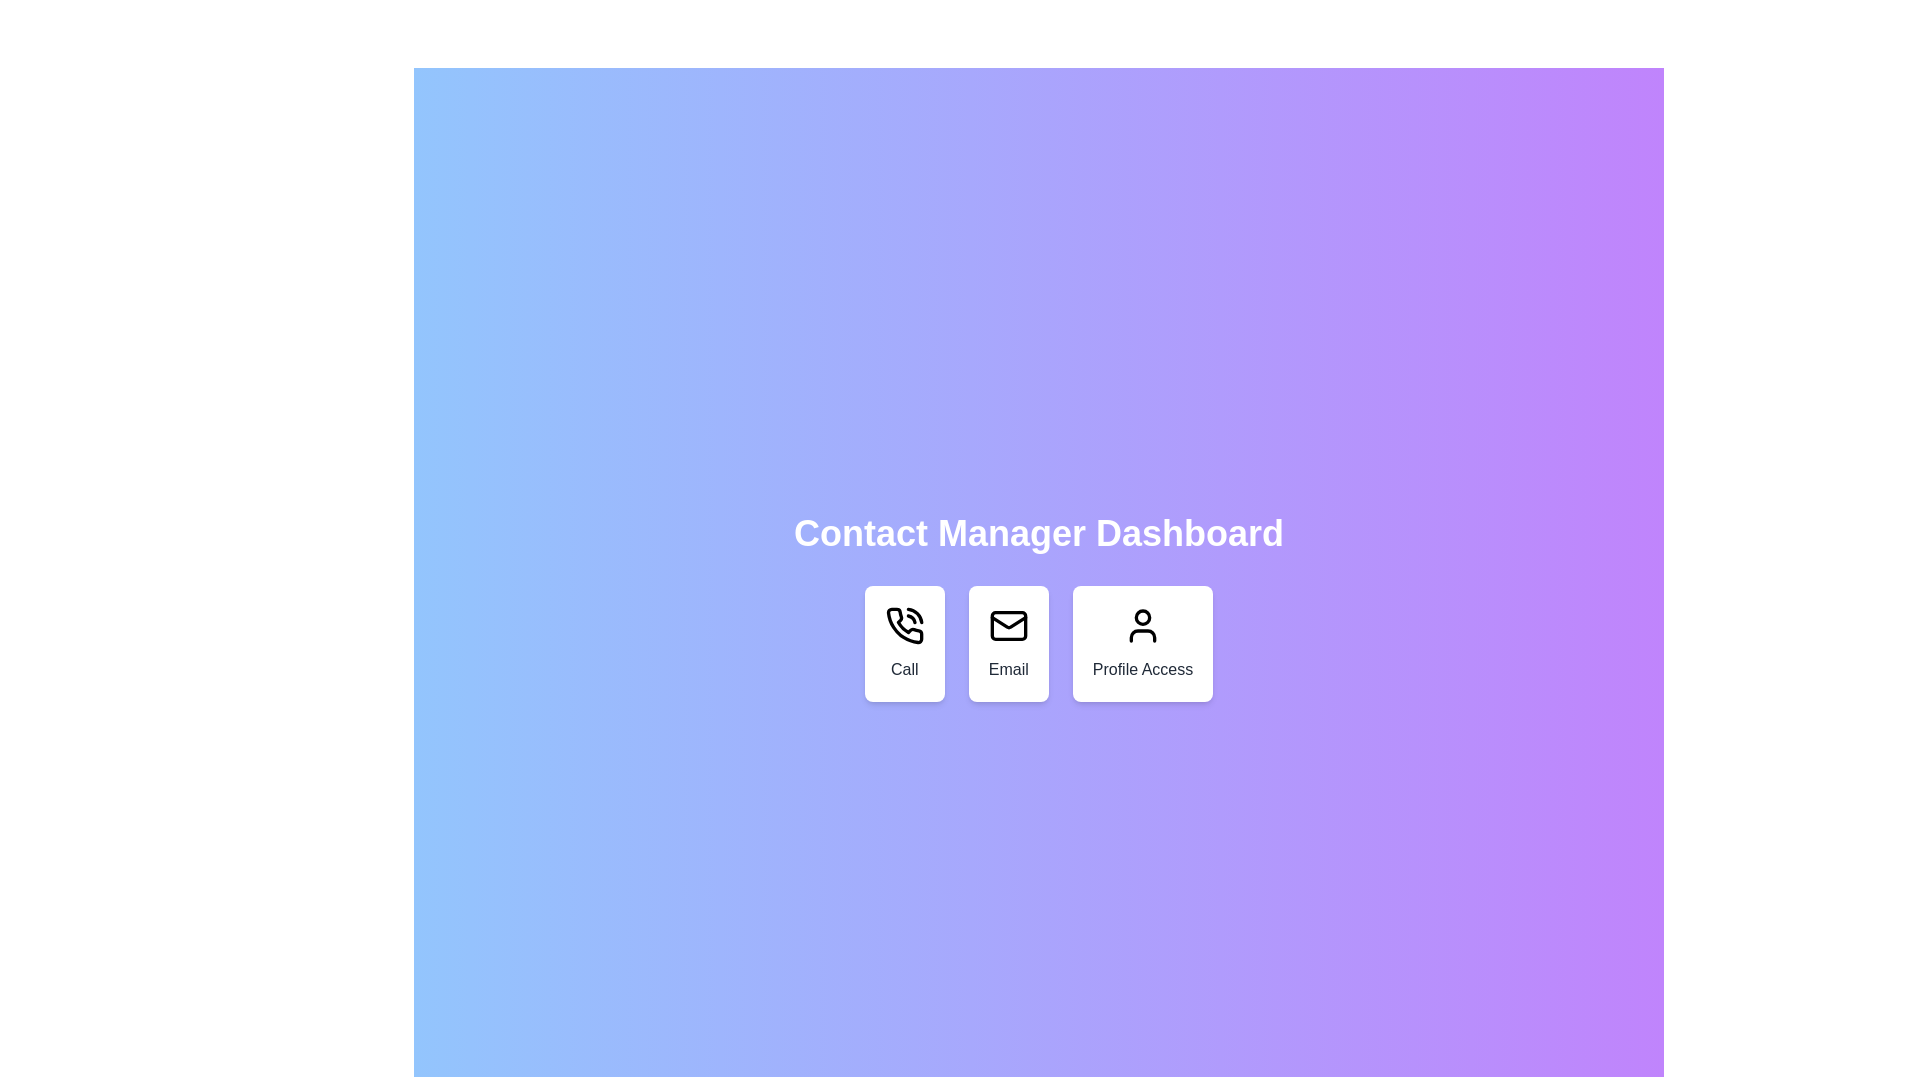 This screenshot has width=1920, height=1080. I want to click on the 'Call' button, which is a rectangular button with a white background, rounded corners, and a phone receiver icon on the left side of the text 'Call', so click(903, 644).